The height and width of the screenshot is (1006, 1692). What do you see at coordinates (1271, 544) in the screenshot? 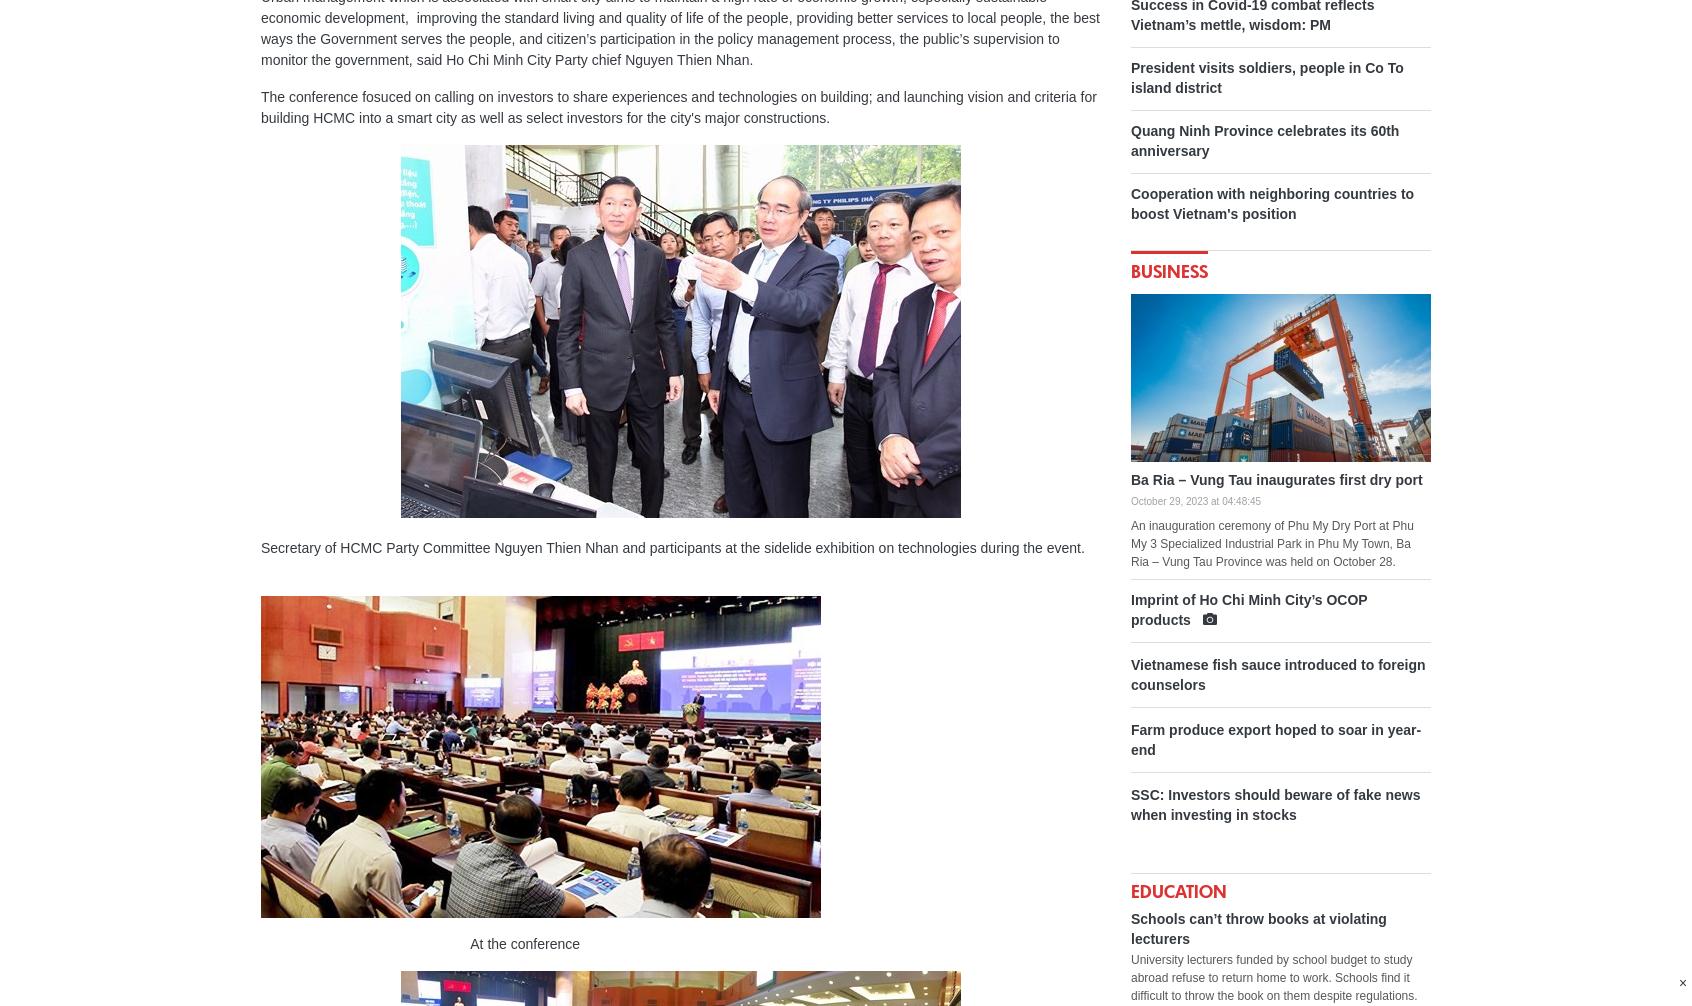
I see `'An inauguration ceremony of Phu My Dry Port at Phu My 3 Specialized Industrial Park in Phu My Town, Ba Ria – Vung Tau Province was held on October 28.'` at bounding box center [1271, 544].